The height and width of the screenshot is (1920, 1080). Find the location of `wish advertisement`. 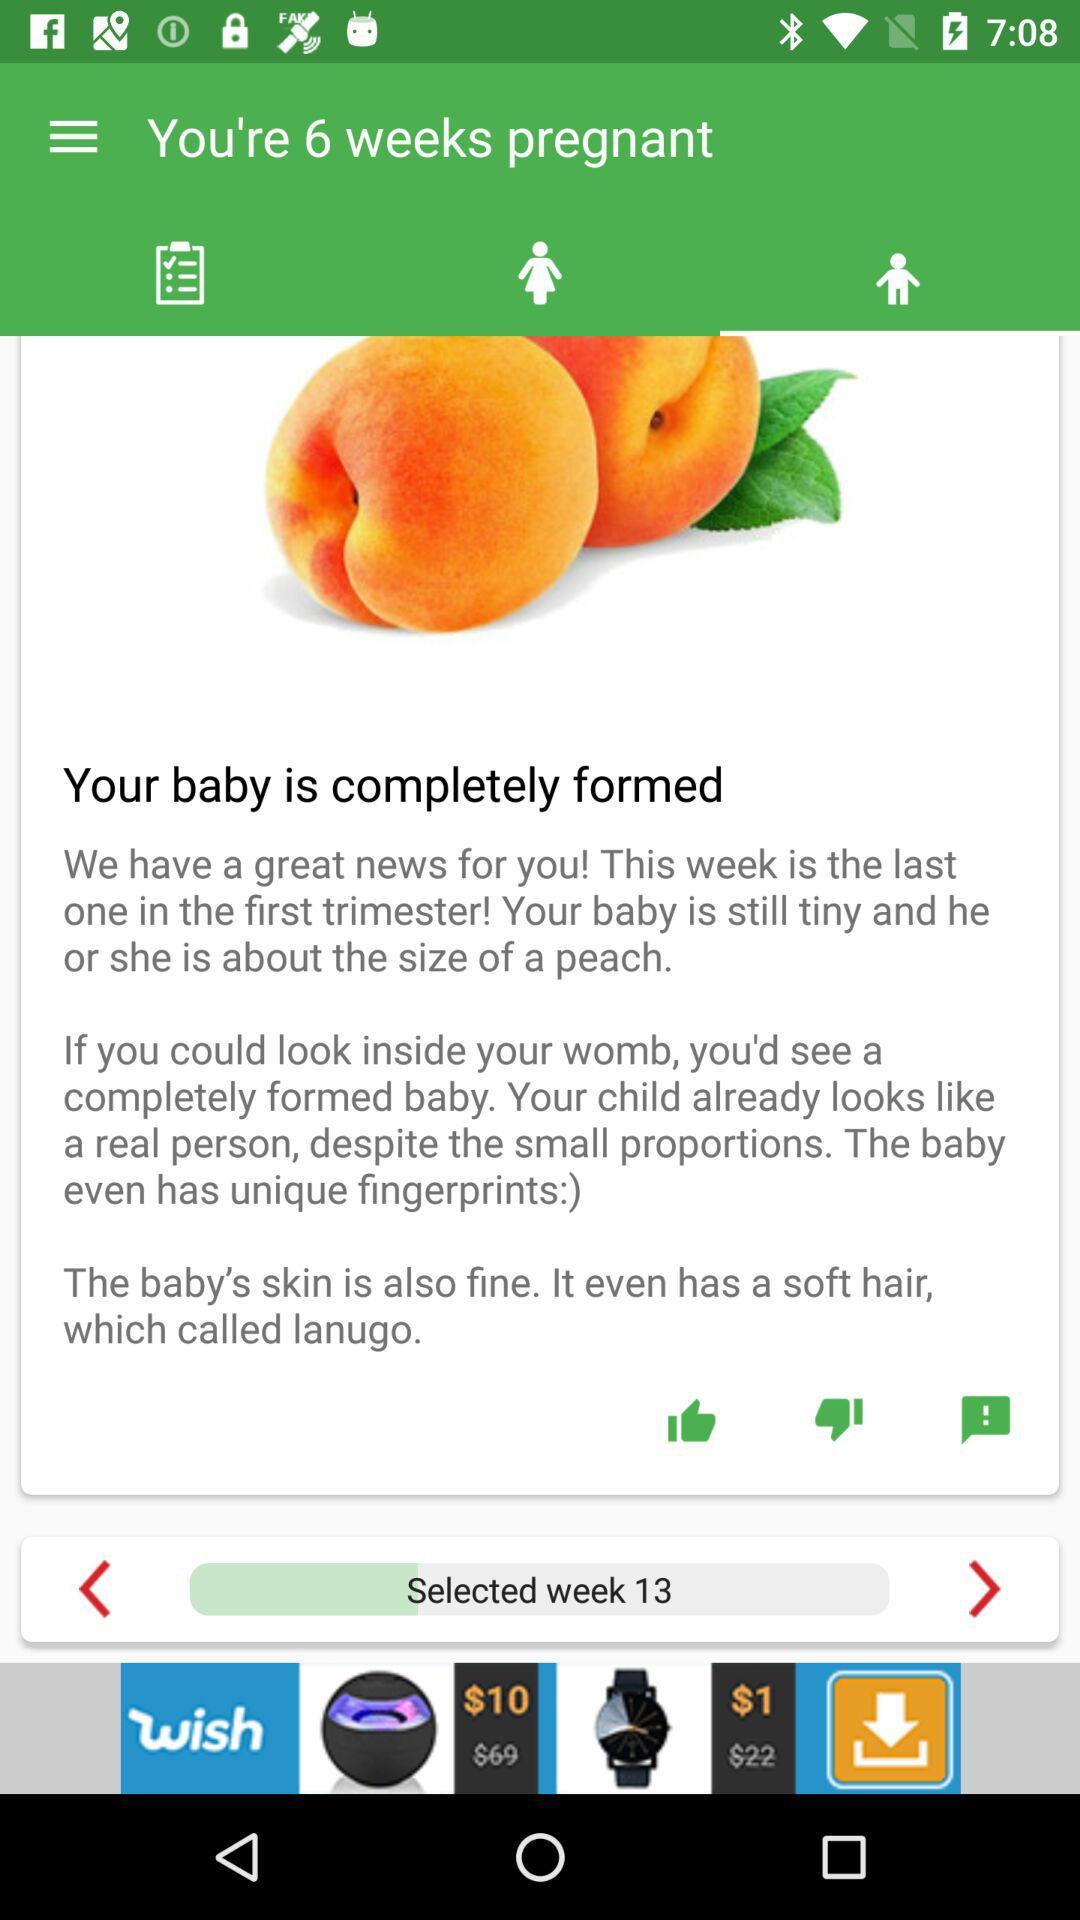

wish advertisement is located at coordinates (540, 1727).